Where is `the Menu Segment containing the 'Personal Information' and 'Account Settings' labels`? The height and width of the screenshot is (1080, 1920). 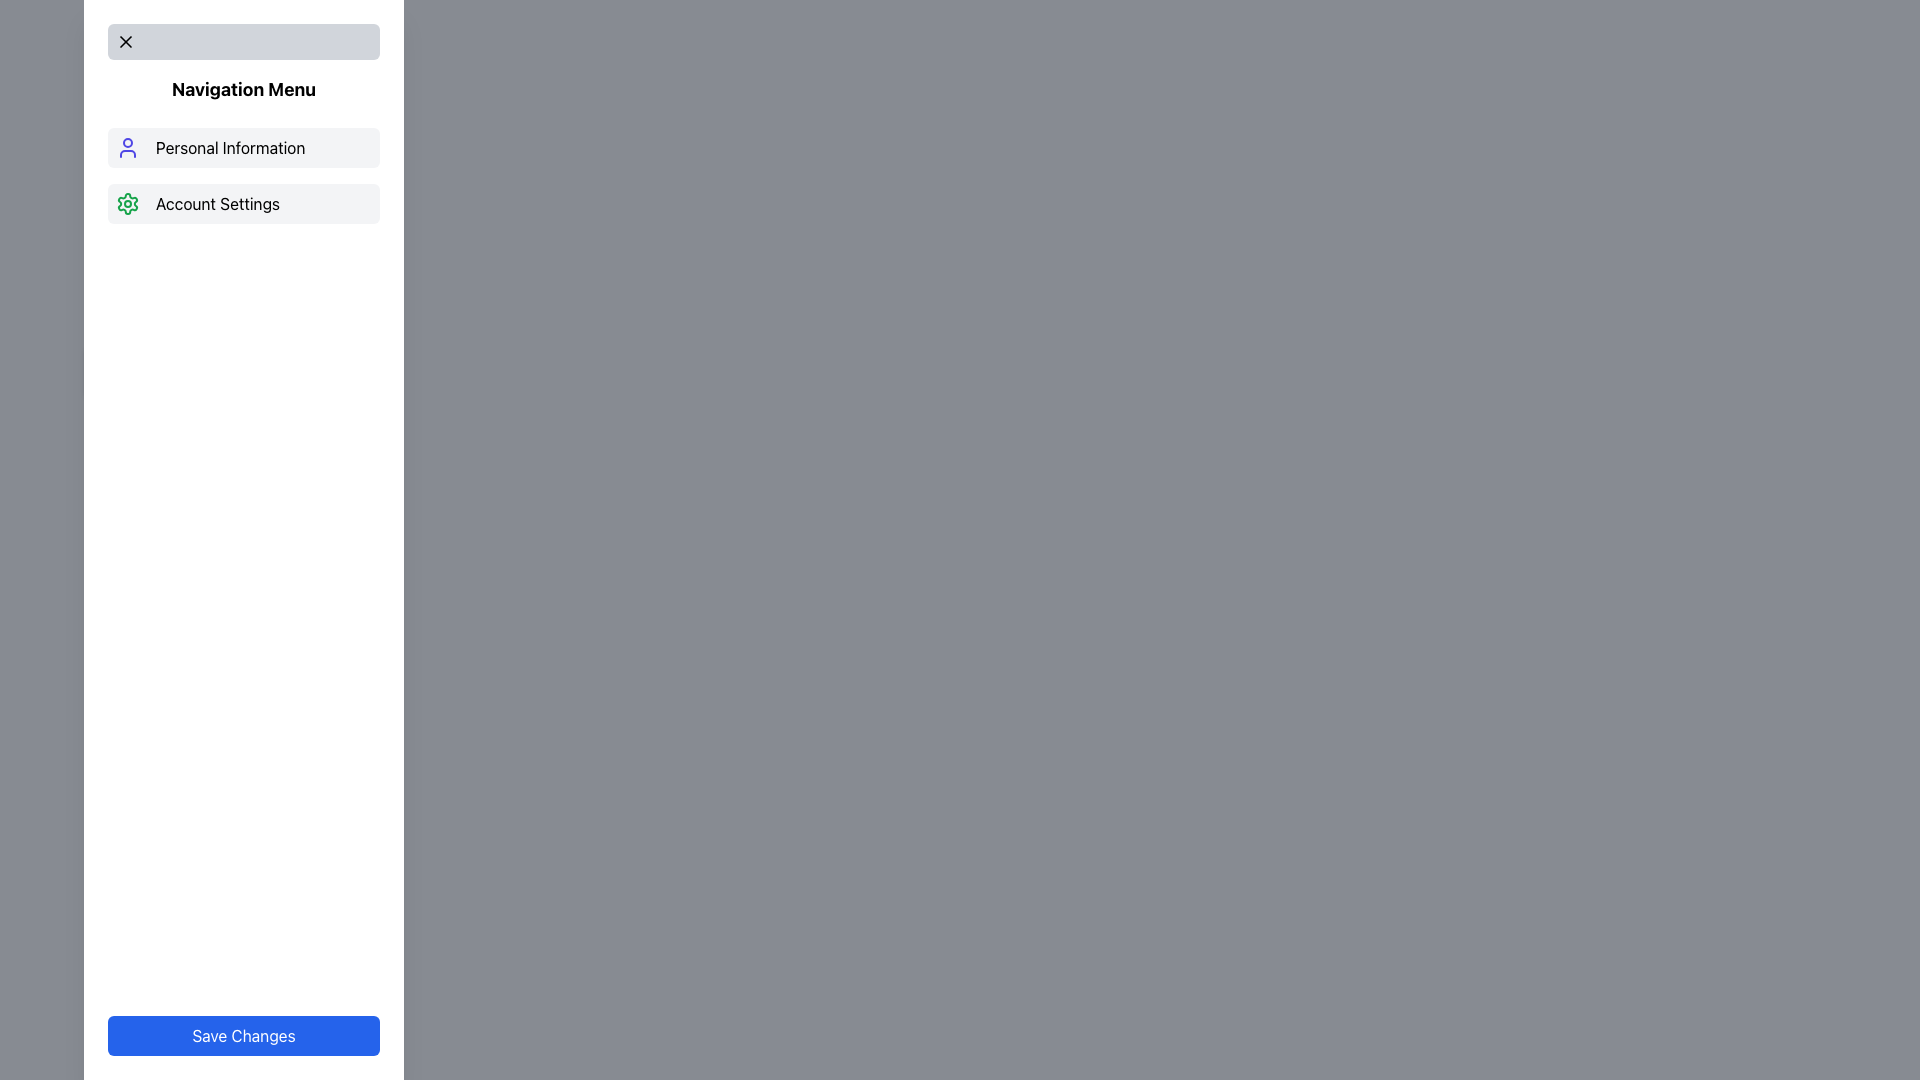 the Menu Segment containing the 'Personal Information' and 'Account Settings' labels is located at coordinates (243, 175).